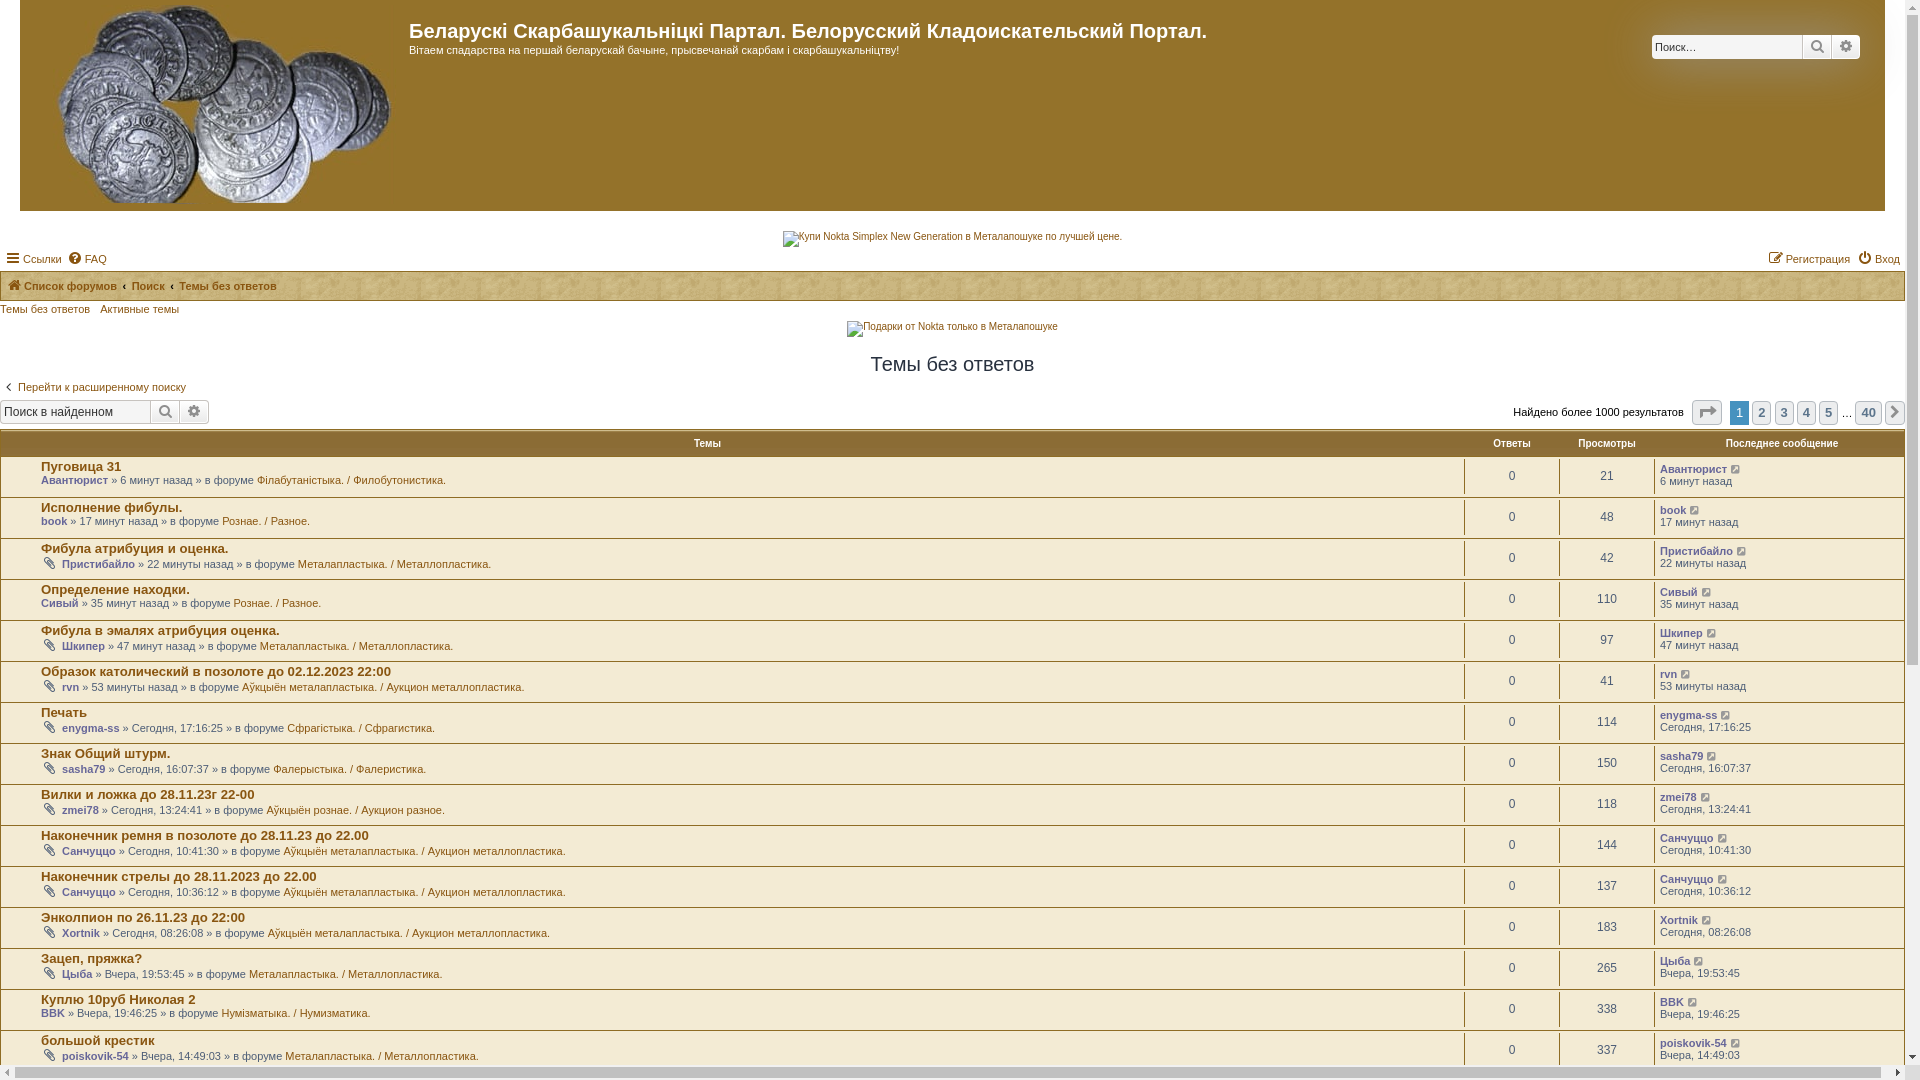 The width and height of the screenshot is (1920, 1080). I want to click on '5', so click(1819, 411).